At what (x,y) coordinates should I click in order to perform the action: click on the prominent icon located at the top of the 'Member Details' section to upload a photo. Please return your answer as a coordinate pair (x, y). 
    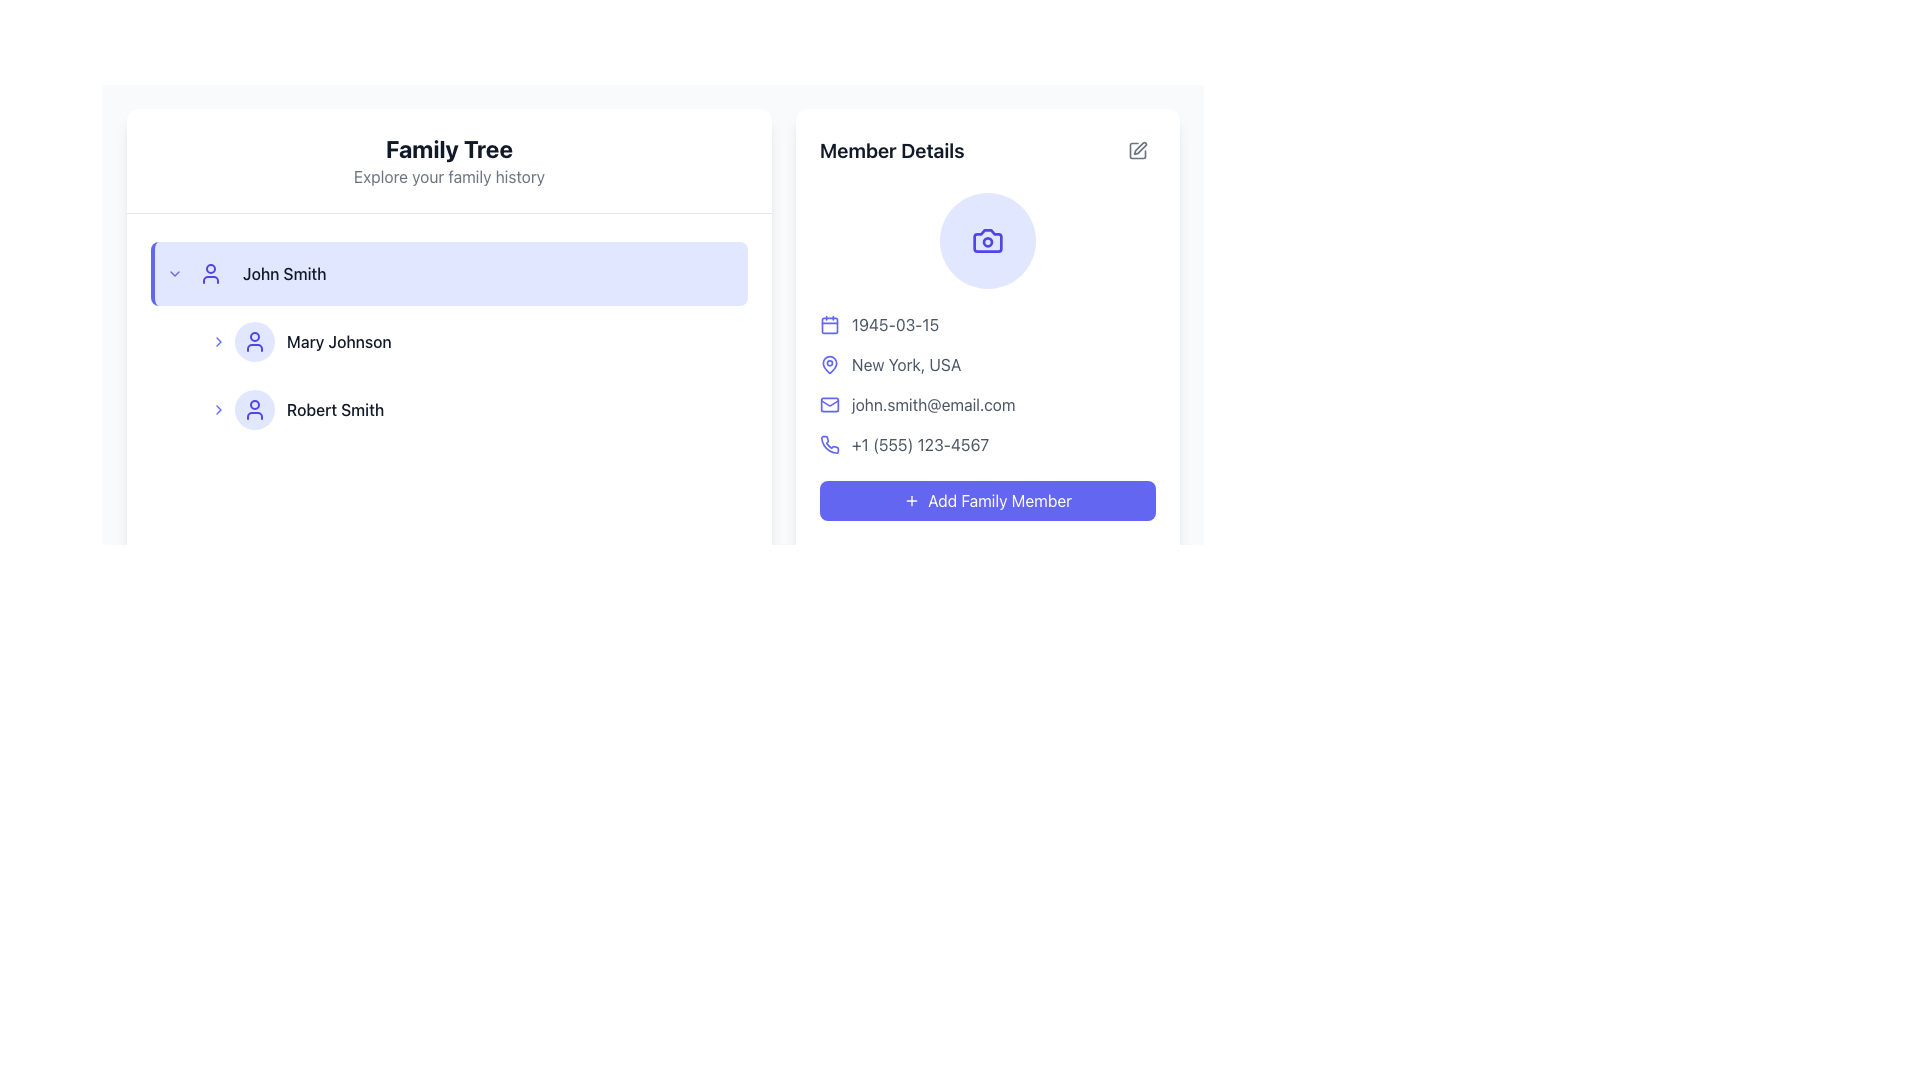
    Looking at the image, I should click on (988, 239).